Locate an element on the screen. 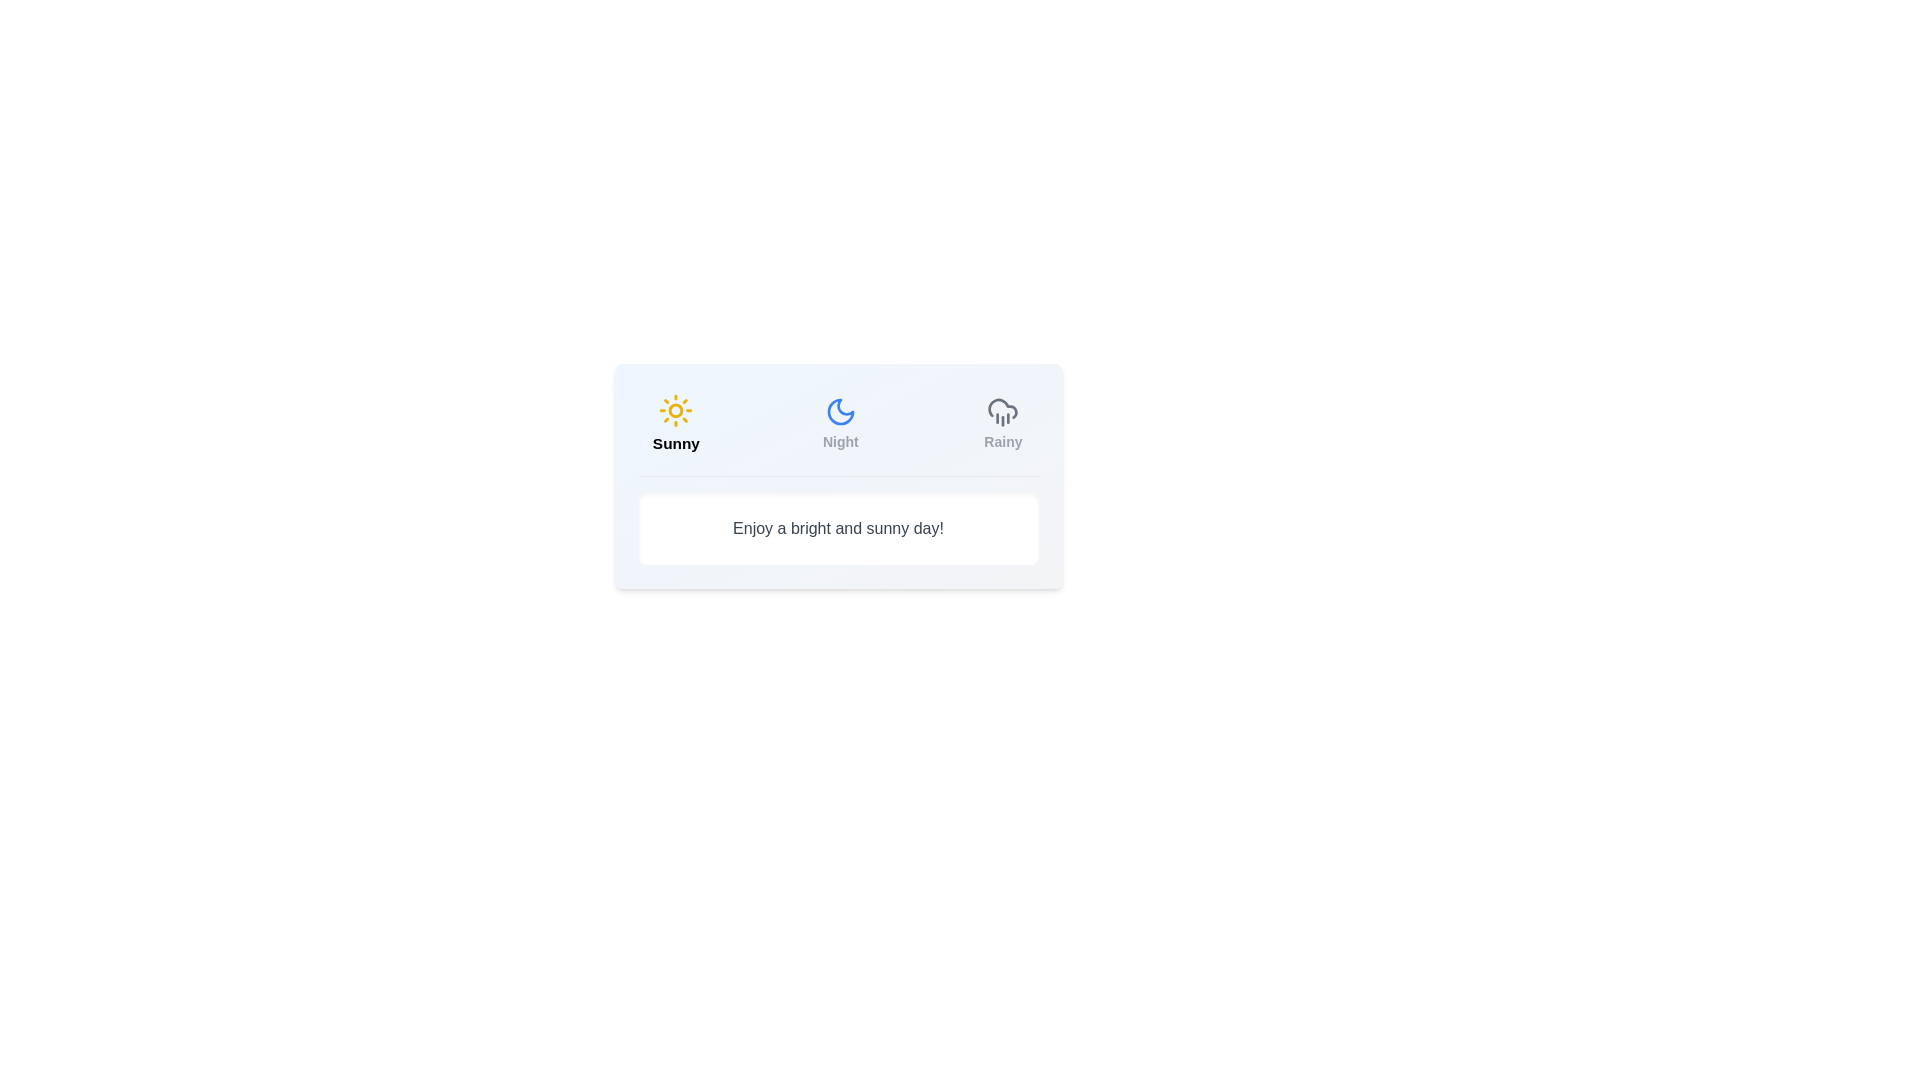  the tab labeled Rainy to observe its icon and label is located at coordinates (1003, 423).